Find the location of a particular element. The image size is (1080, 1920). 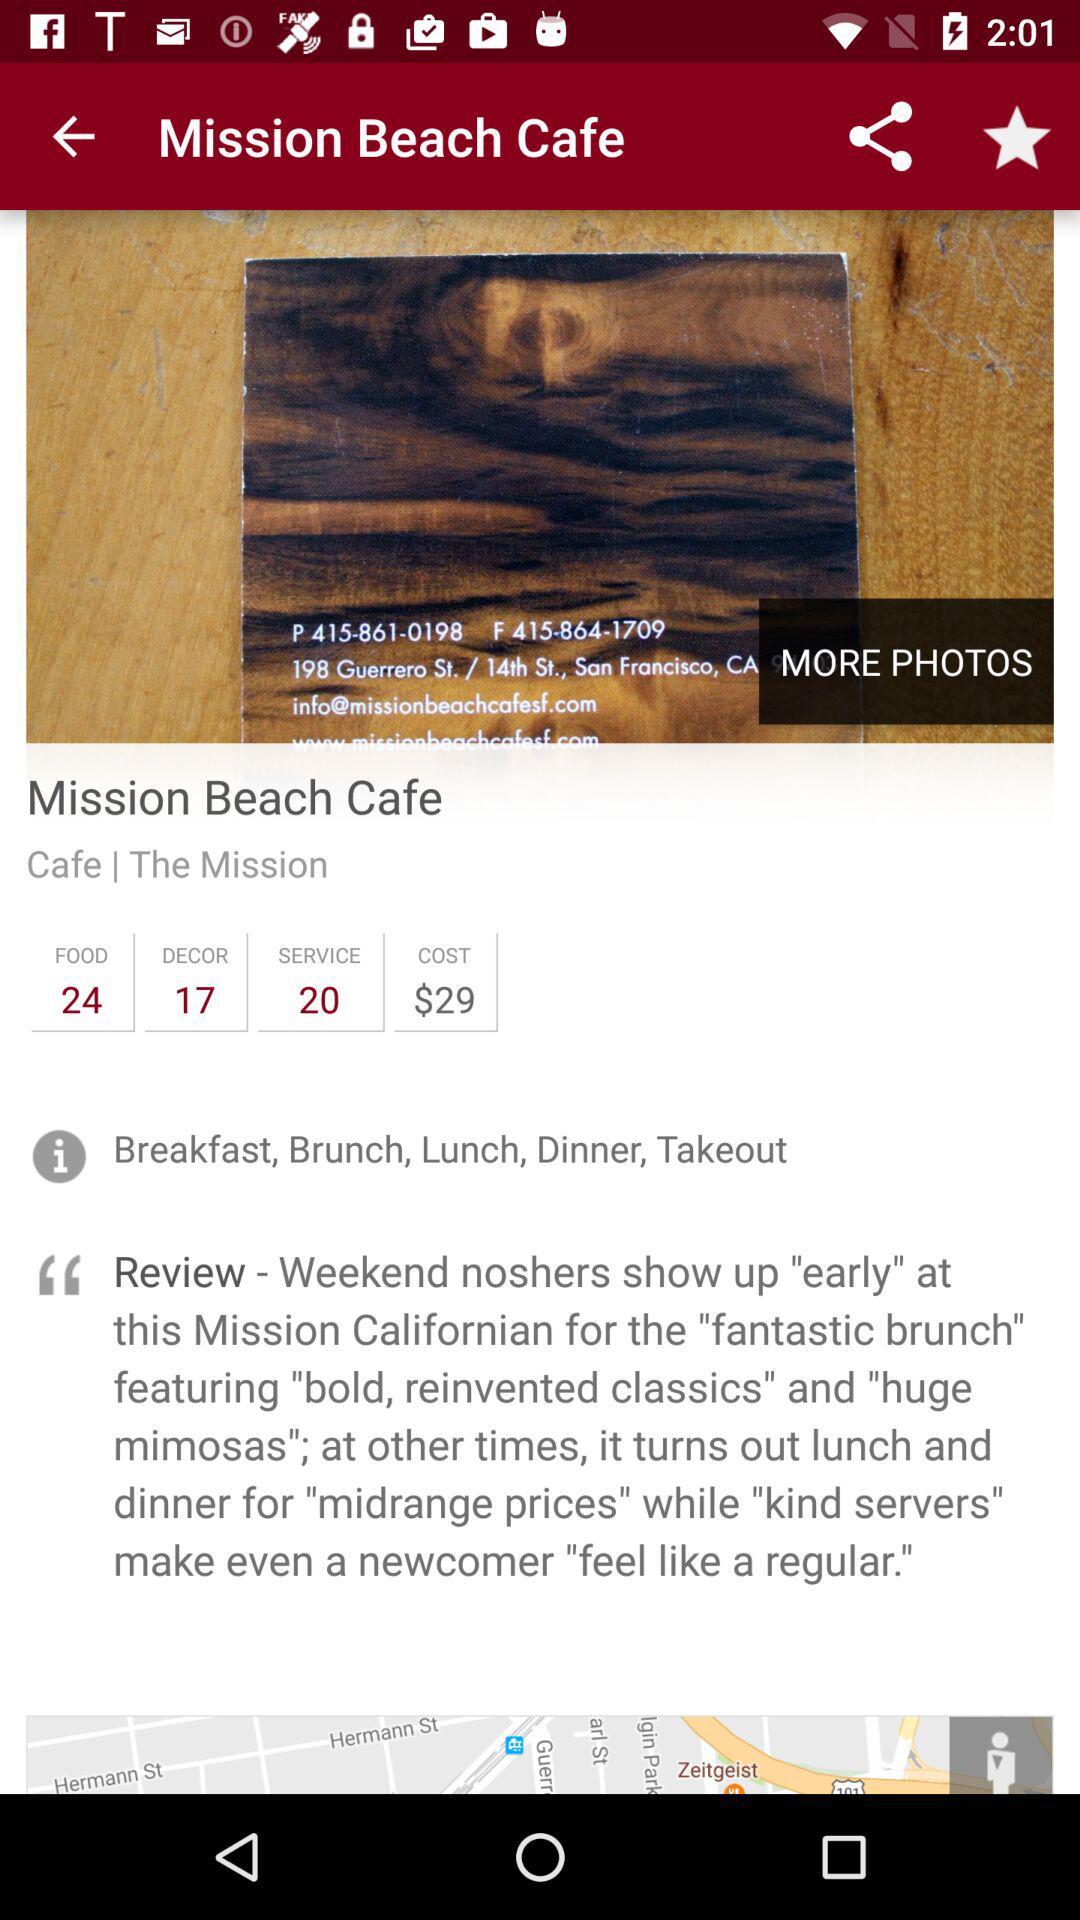

icon on the right is located at coordinates (906, 661).